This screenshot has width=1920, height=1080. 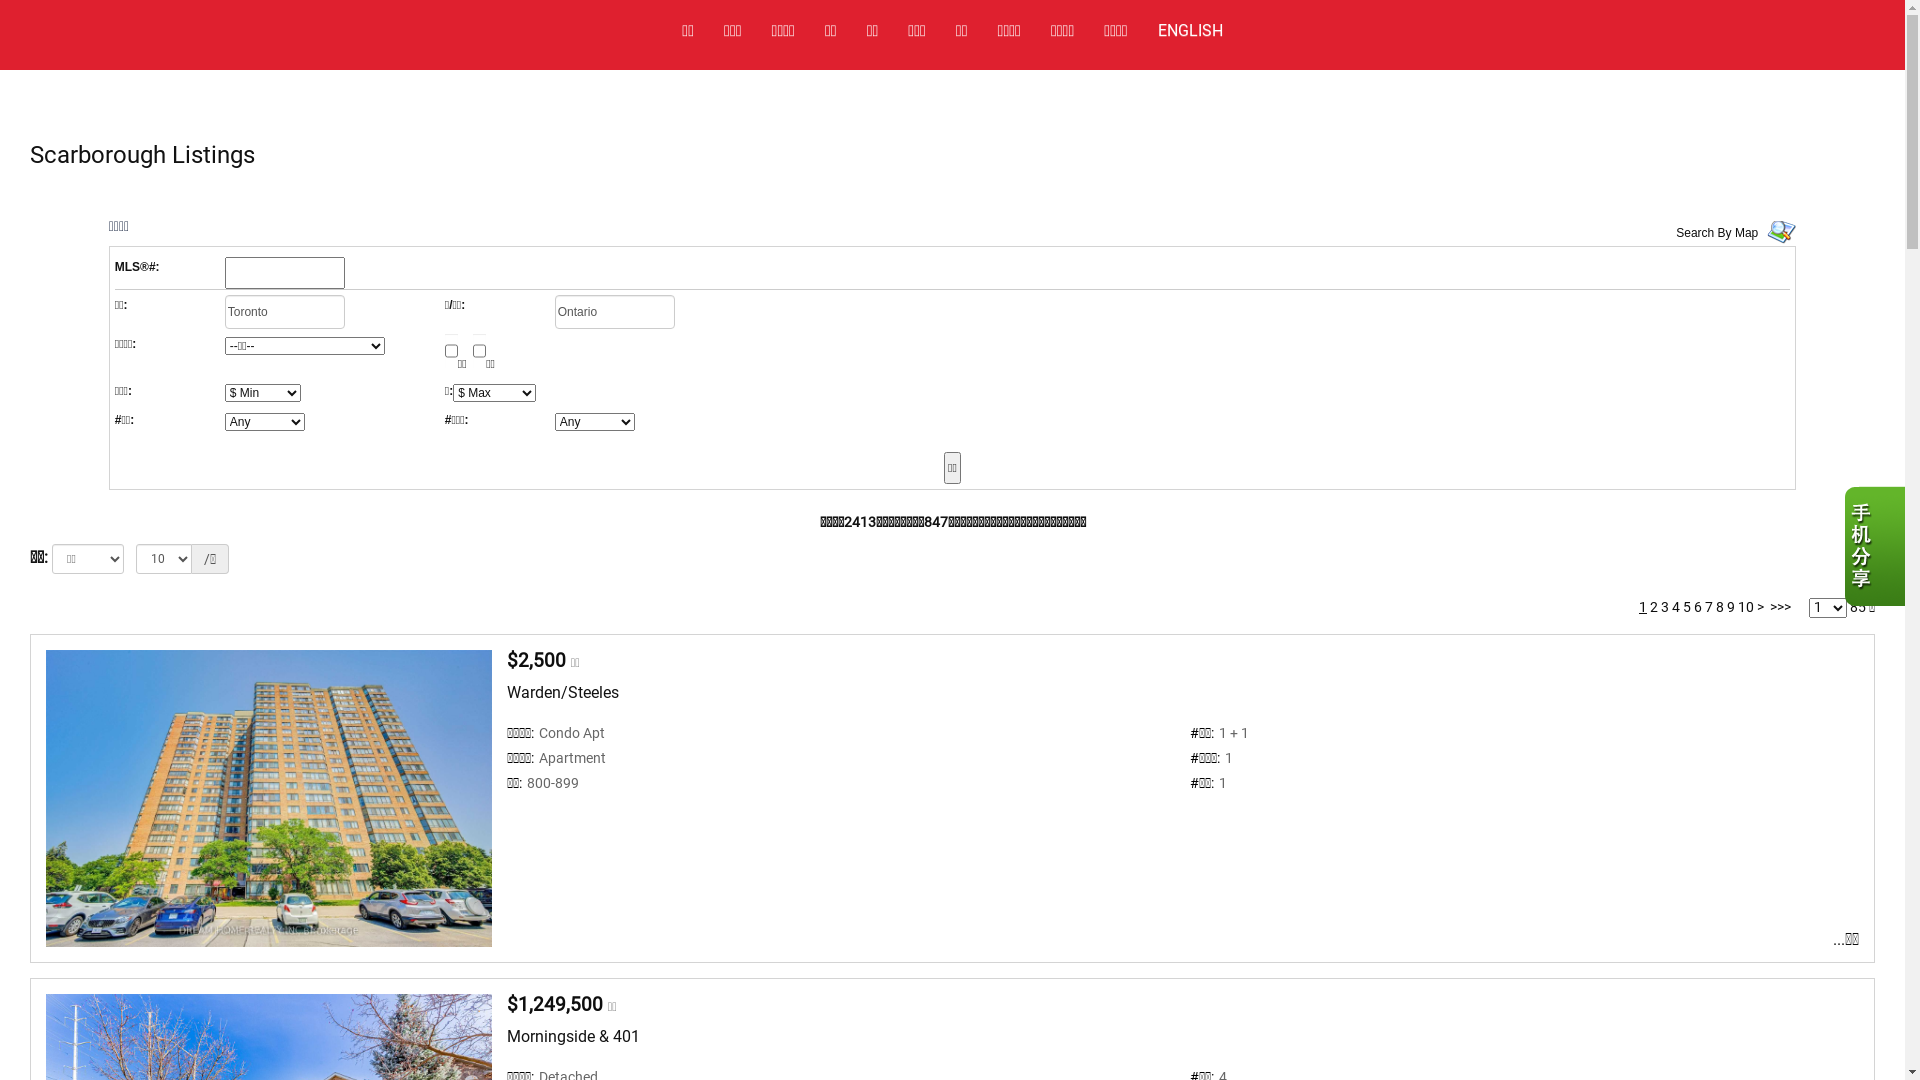 What do you see at coordinates (536, 660) in the screenshot?
I see `'$2,500'` at bounding box center [536, 660].